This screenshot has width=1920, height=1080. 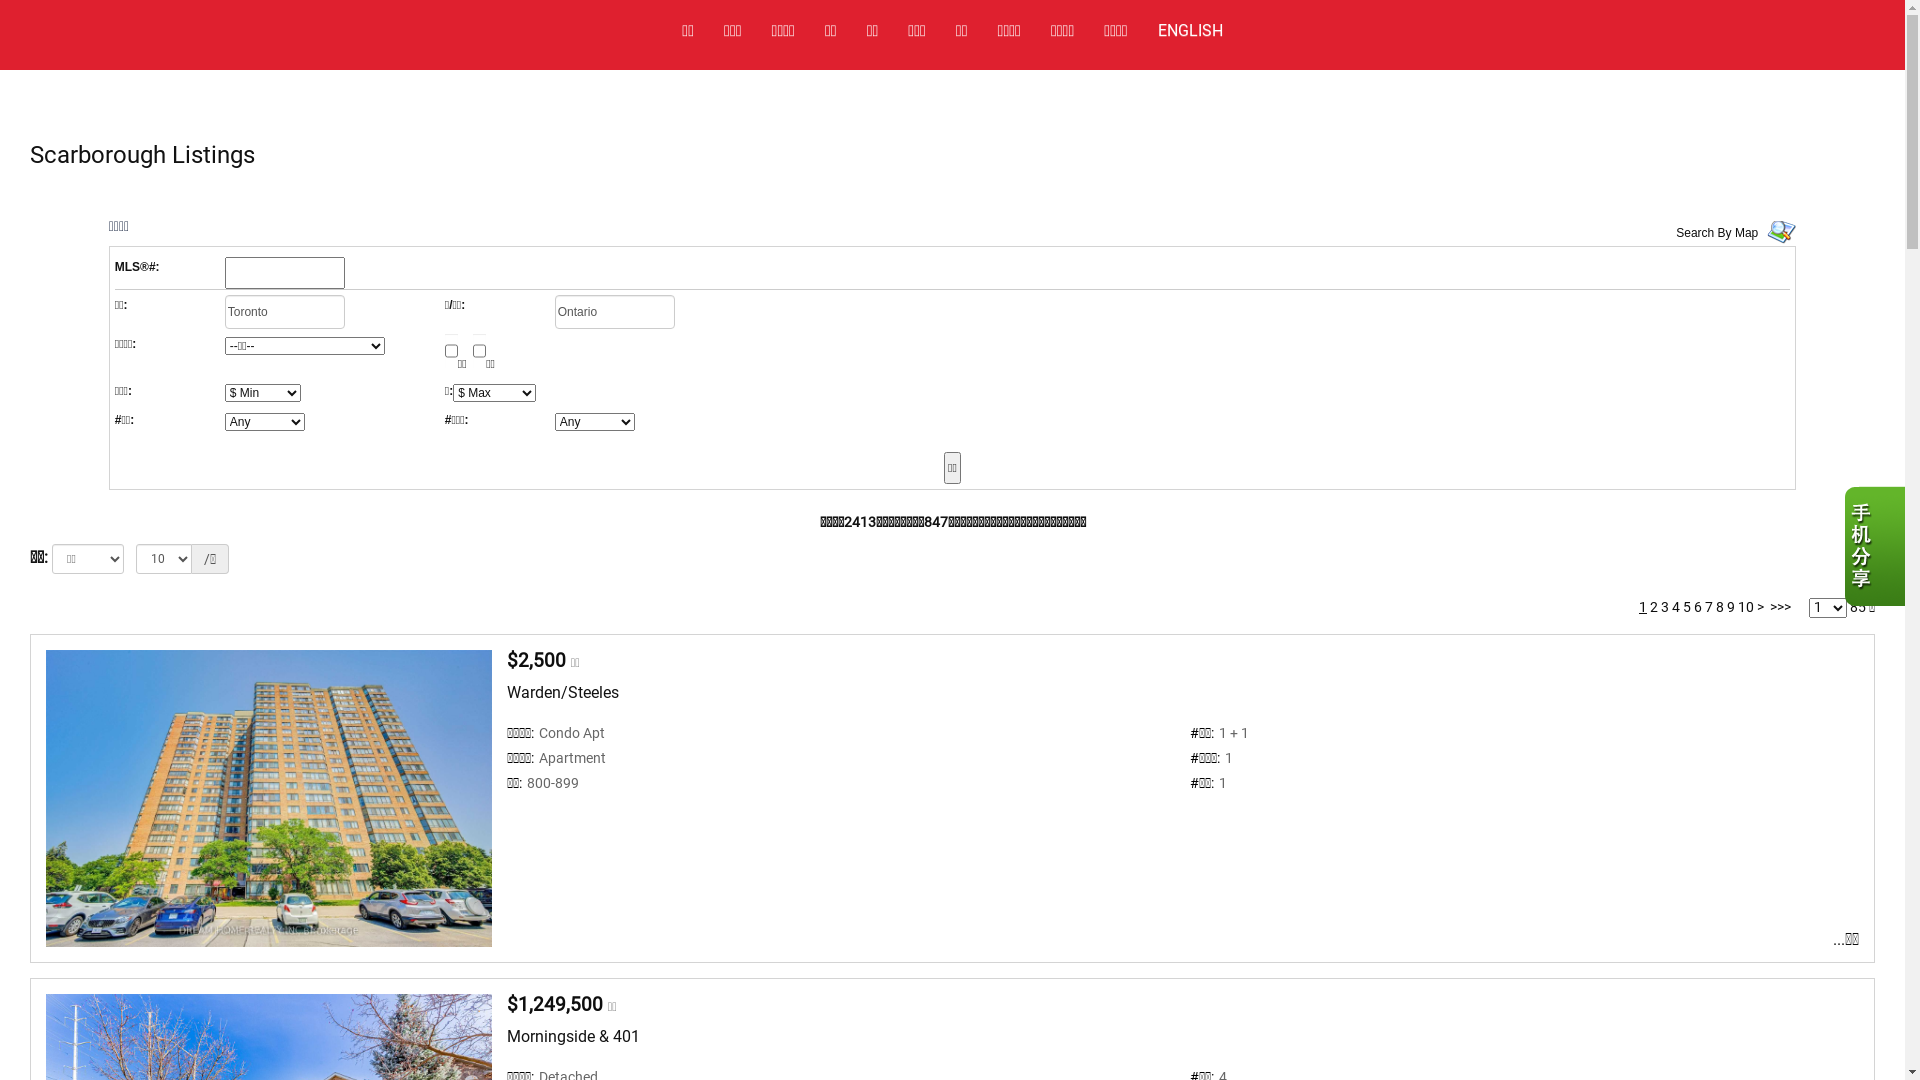 What do you see at coordinates (536, 660) in the screenshot?
I see `'$2,500'` at bounding box center [536, 660].